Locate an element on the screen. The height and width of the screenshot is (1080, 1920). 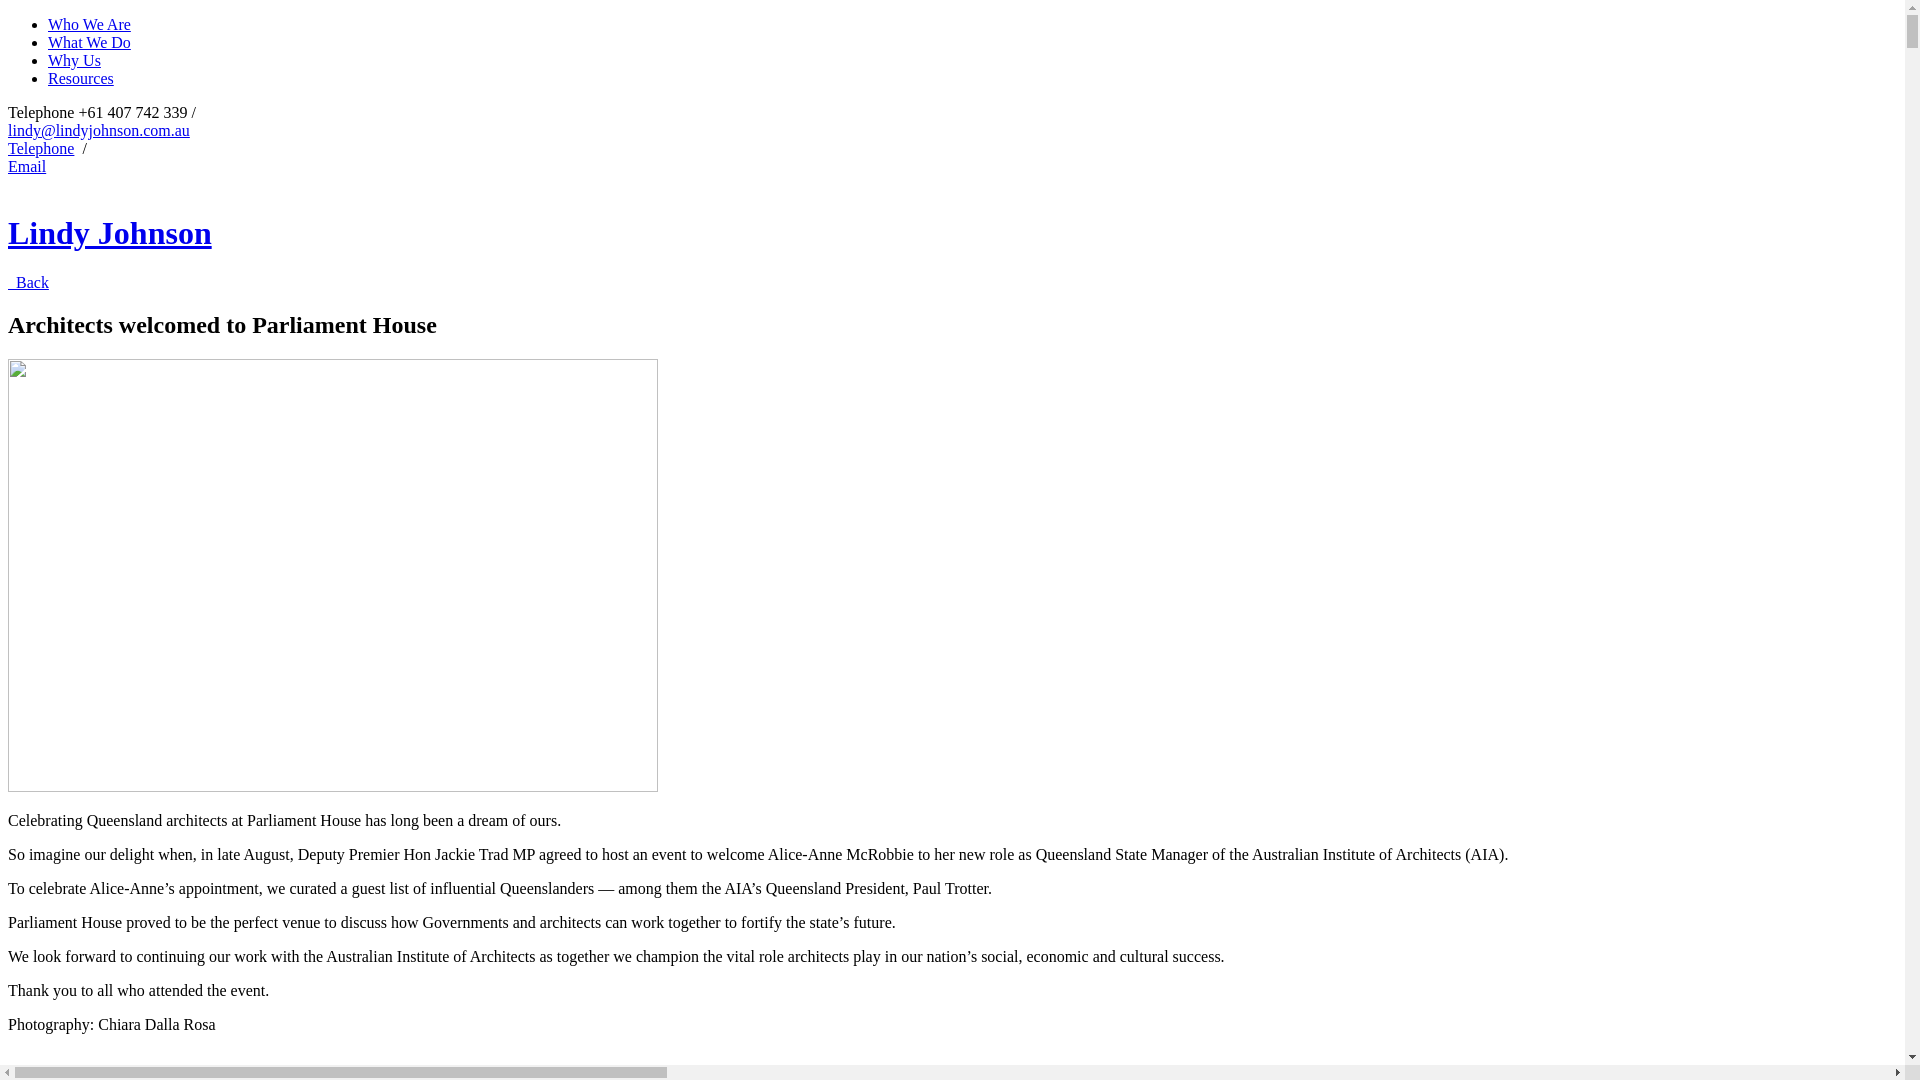
'lindy@lindyjohnson.com.au' is located at coordinates (98, 130).